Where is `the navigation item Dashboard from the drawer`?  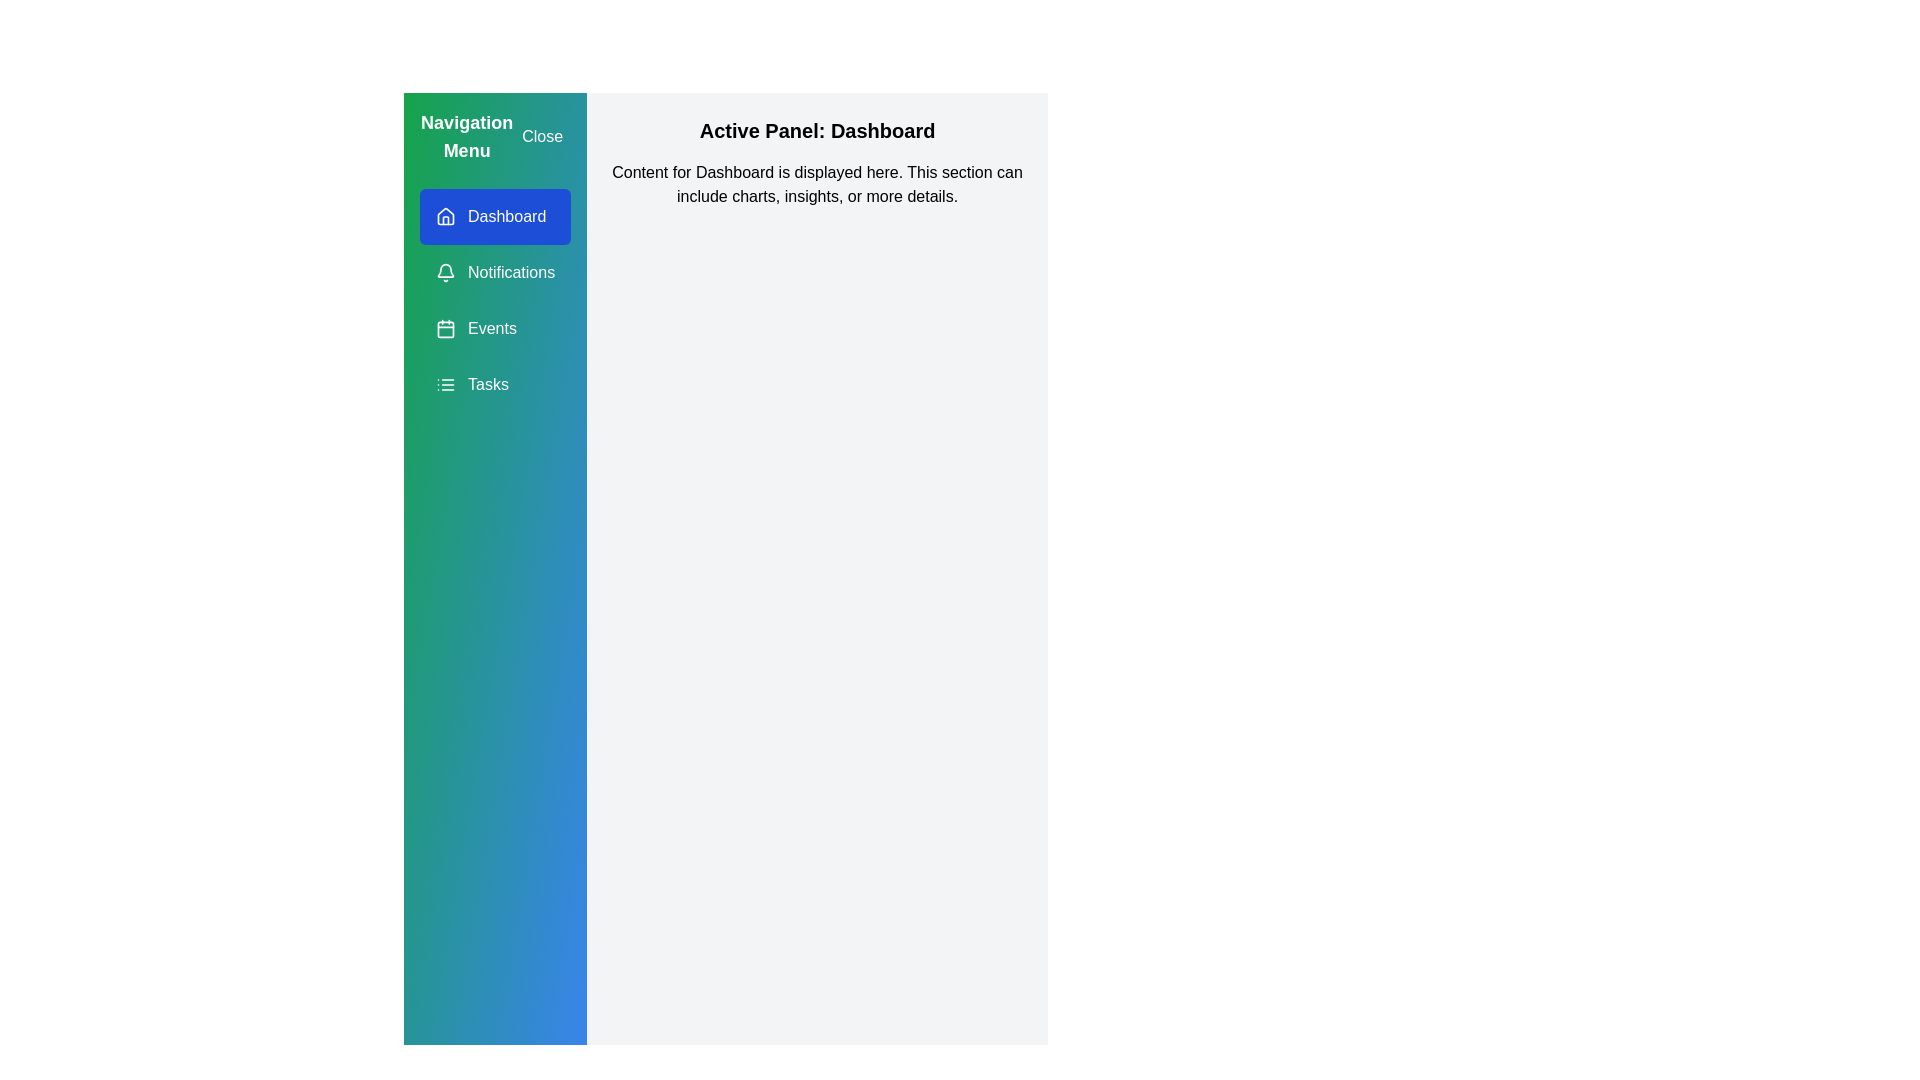 the navigation item Dashboard from the drawer is located at coordinates (495, 216).